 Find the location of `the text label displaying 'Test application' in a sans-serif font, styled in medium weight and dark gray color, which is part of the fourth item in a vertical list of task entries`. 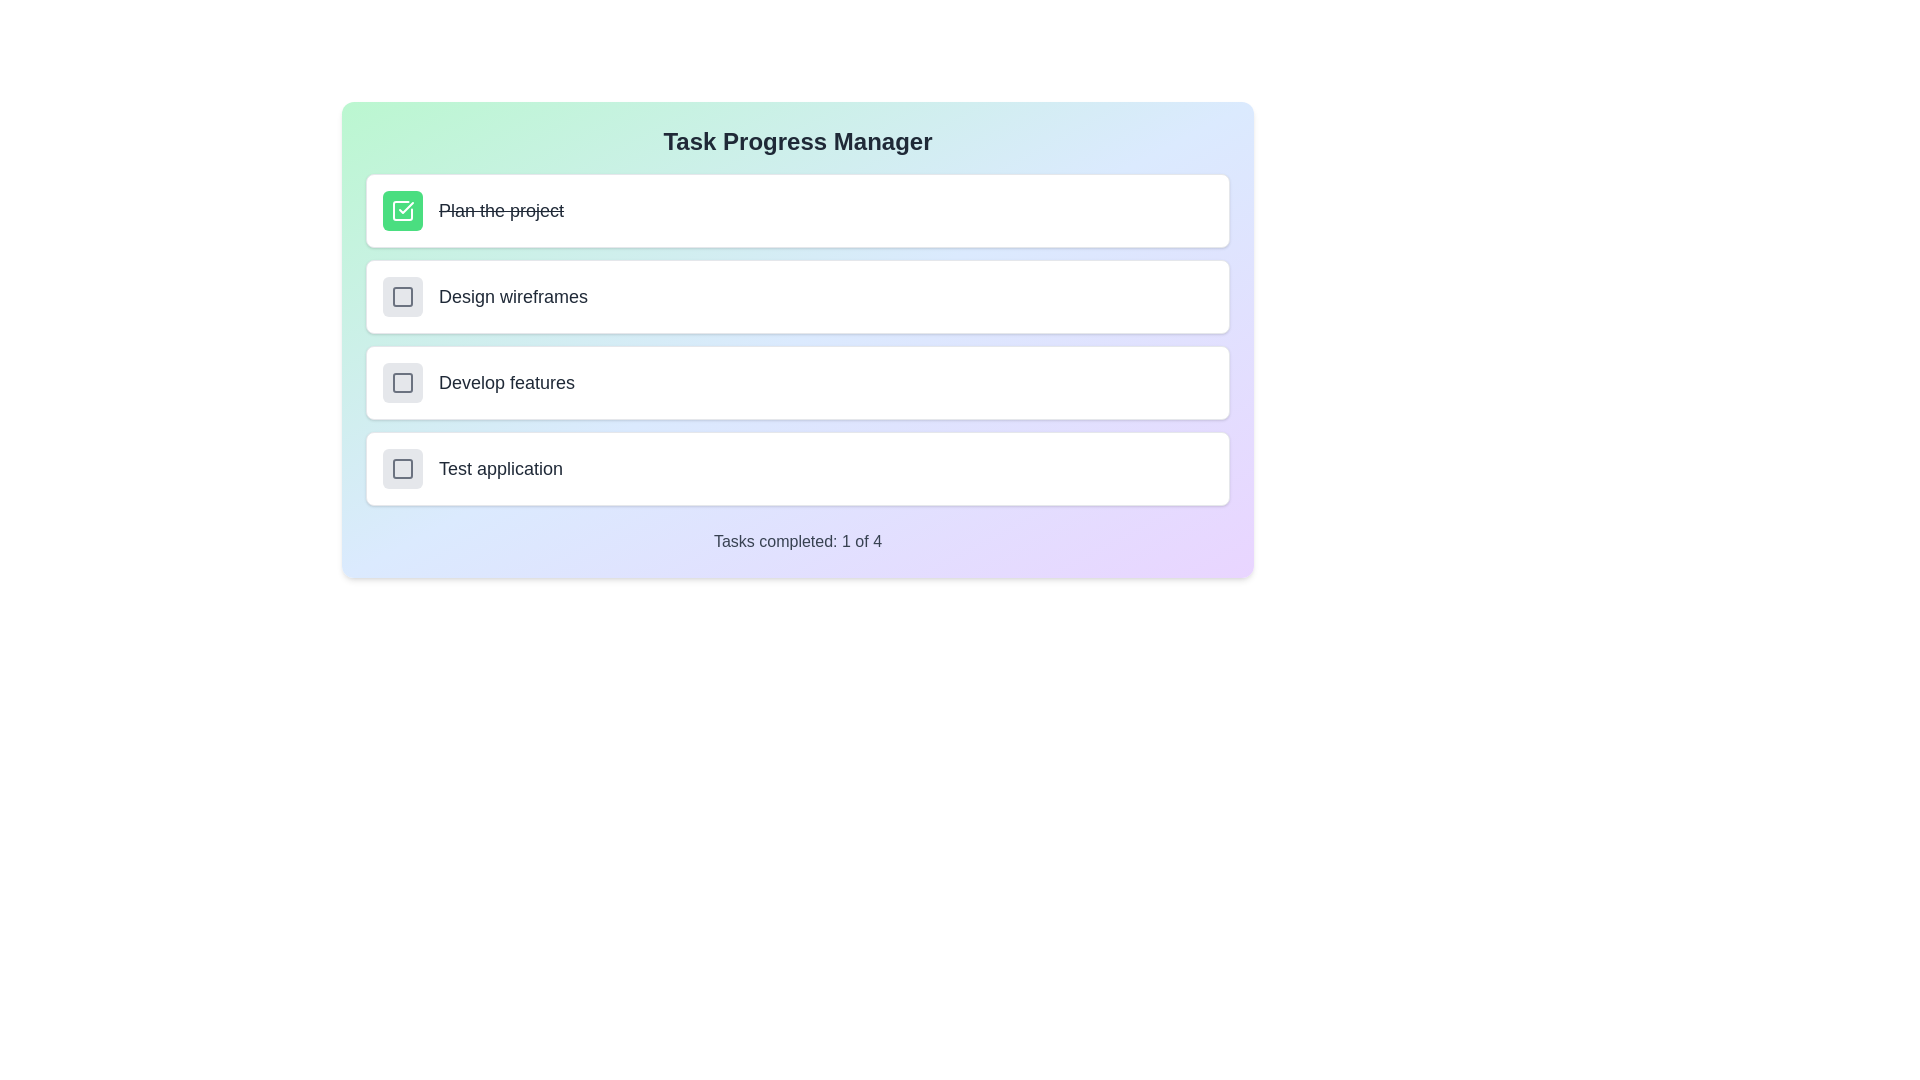

the text label displaying 'Test application' in a sans-serif font, styled in medium weight and dark gray color, which is part of the fourth item in a vertical list of task entries is located at coordinates (501, 469).